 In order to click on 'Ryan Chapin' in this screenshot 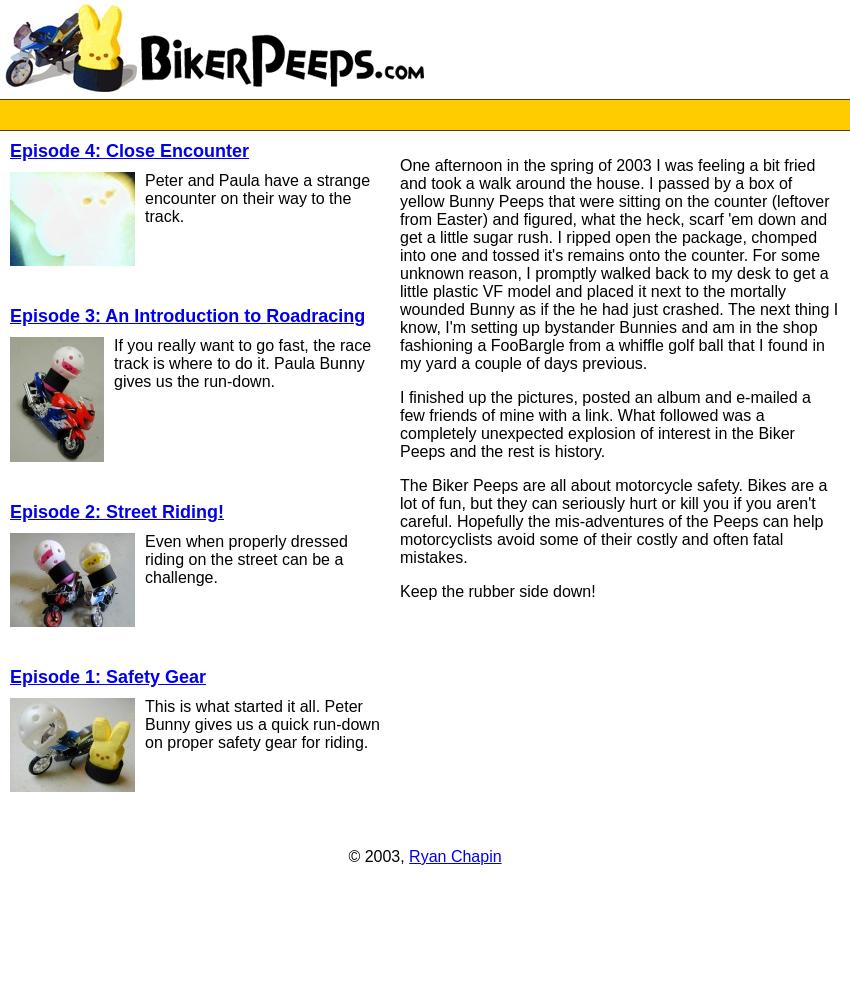, I will do `click(454, 855)`.